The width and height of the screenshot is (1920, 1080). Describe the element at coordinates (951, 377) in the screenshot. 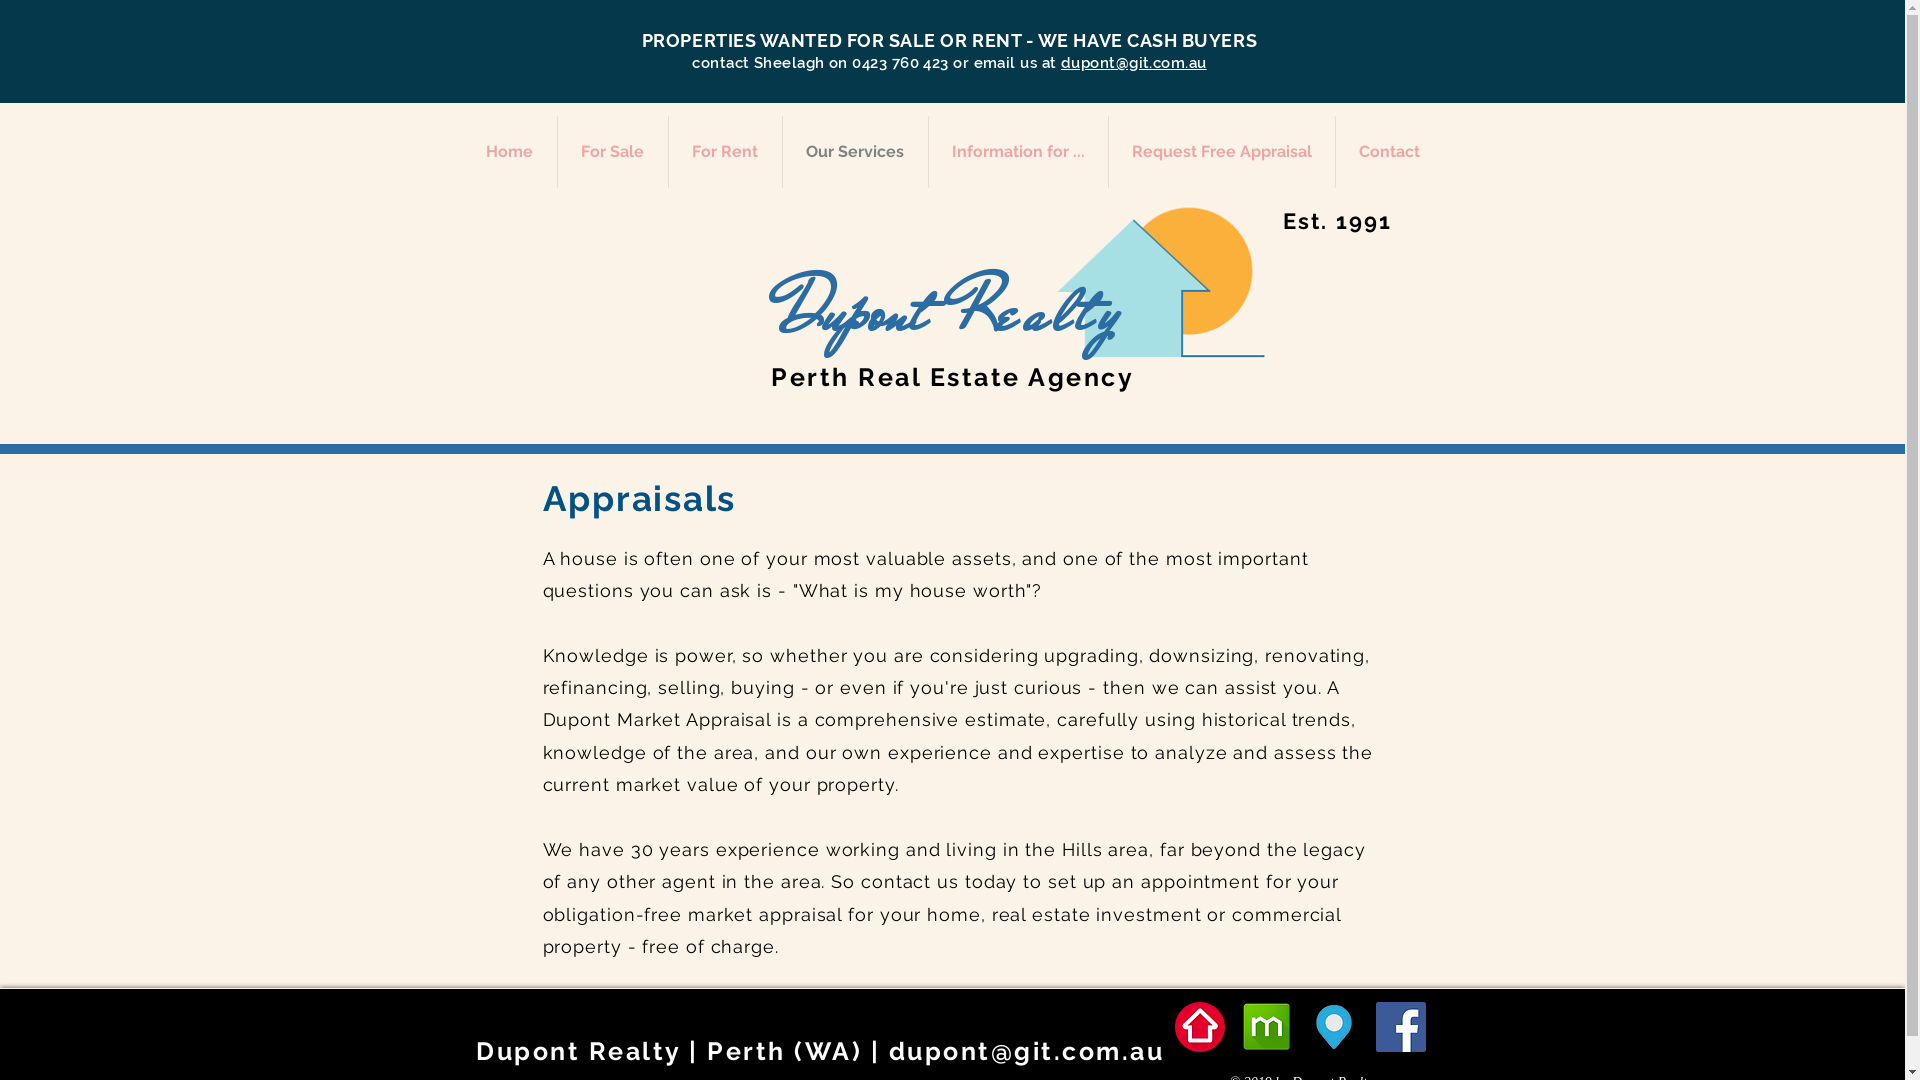

I see `'Perth Real Estate Agency'` at that location.